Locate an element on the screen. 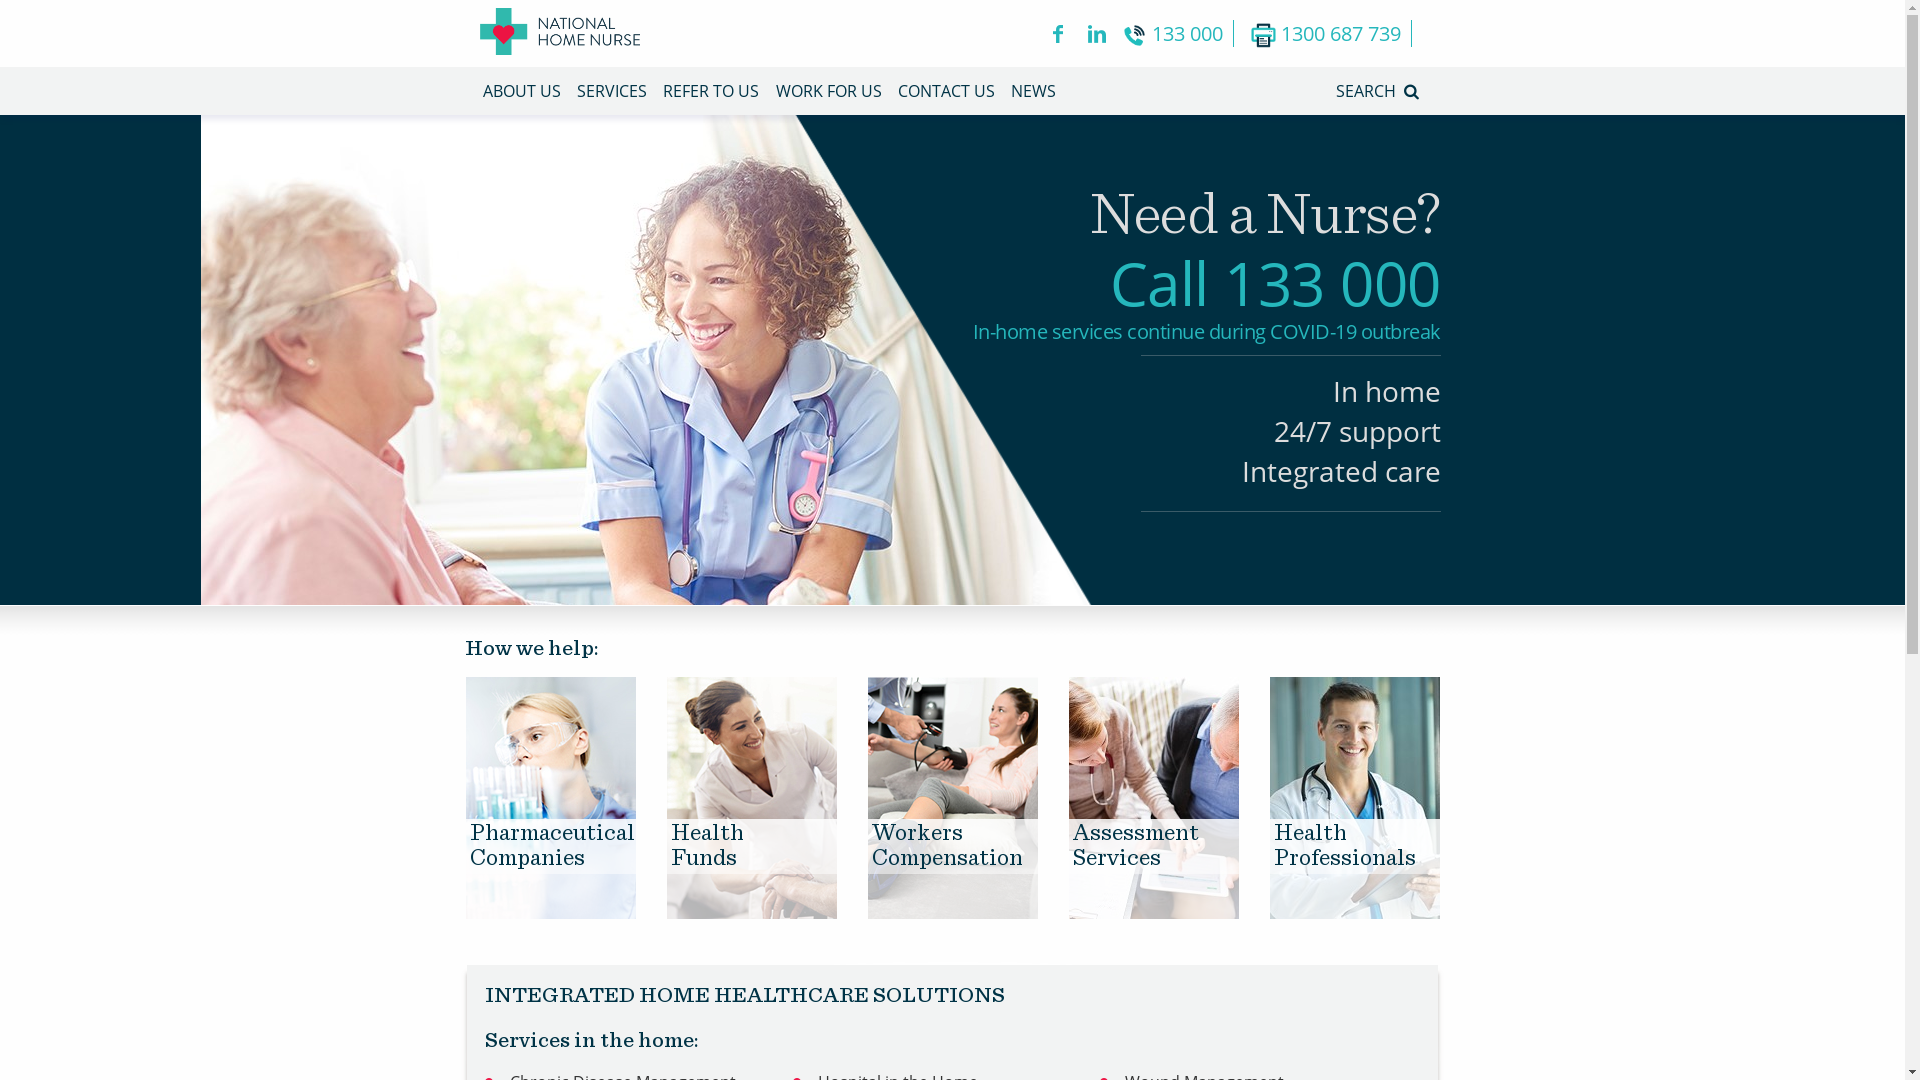 Image resolution: width=1920 pixels, height=1080 pixels. 'SEARCH' is located at coordinates (1335, 91).